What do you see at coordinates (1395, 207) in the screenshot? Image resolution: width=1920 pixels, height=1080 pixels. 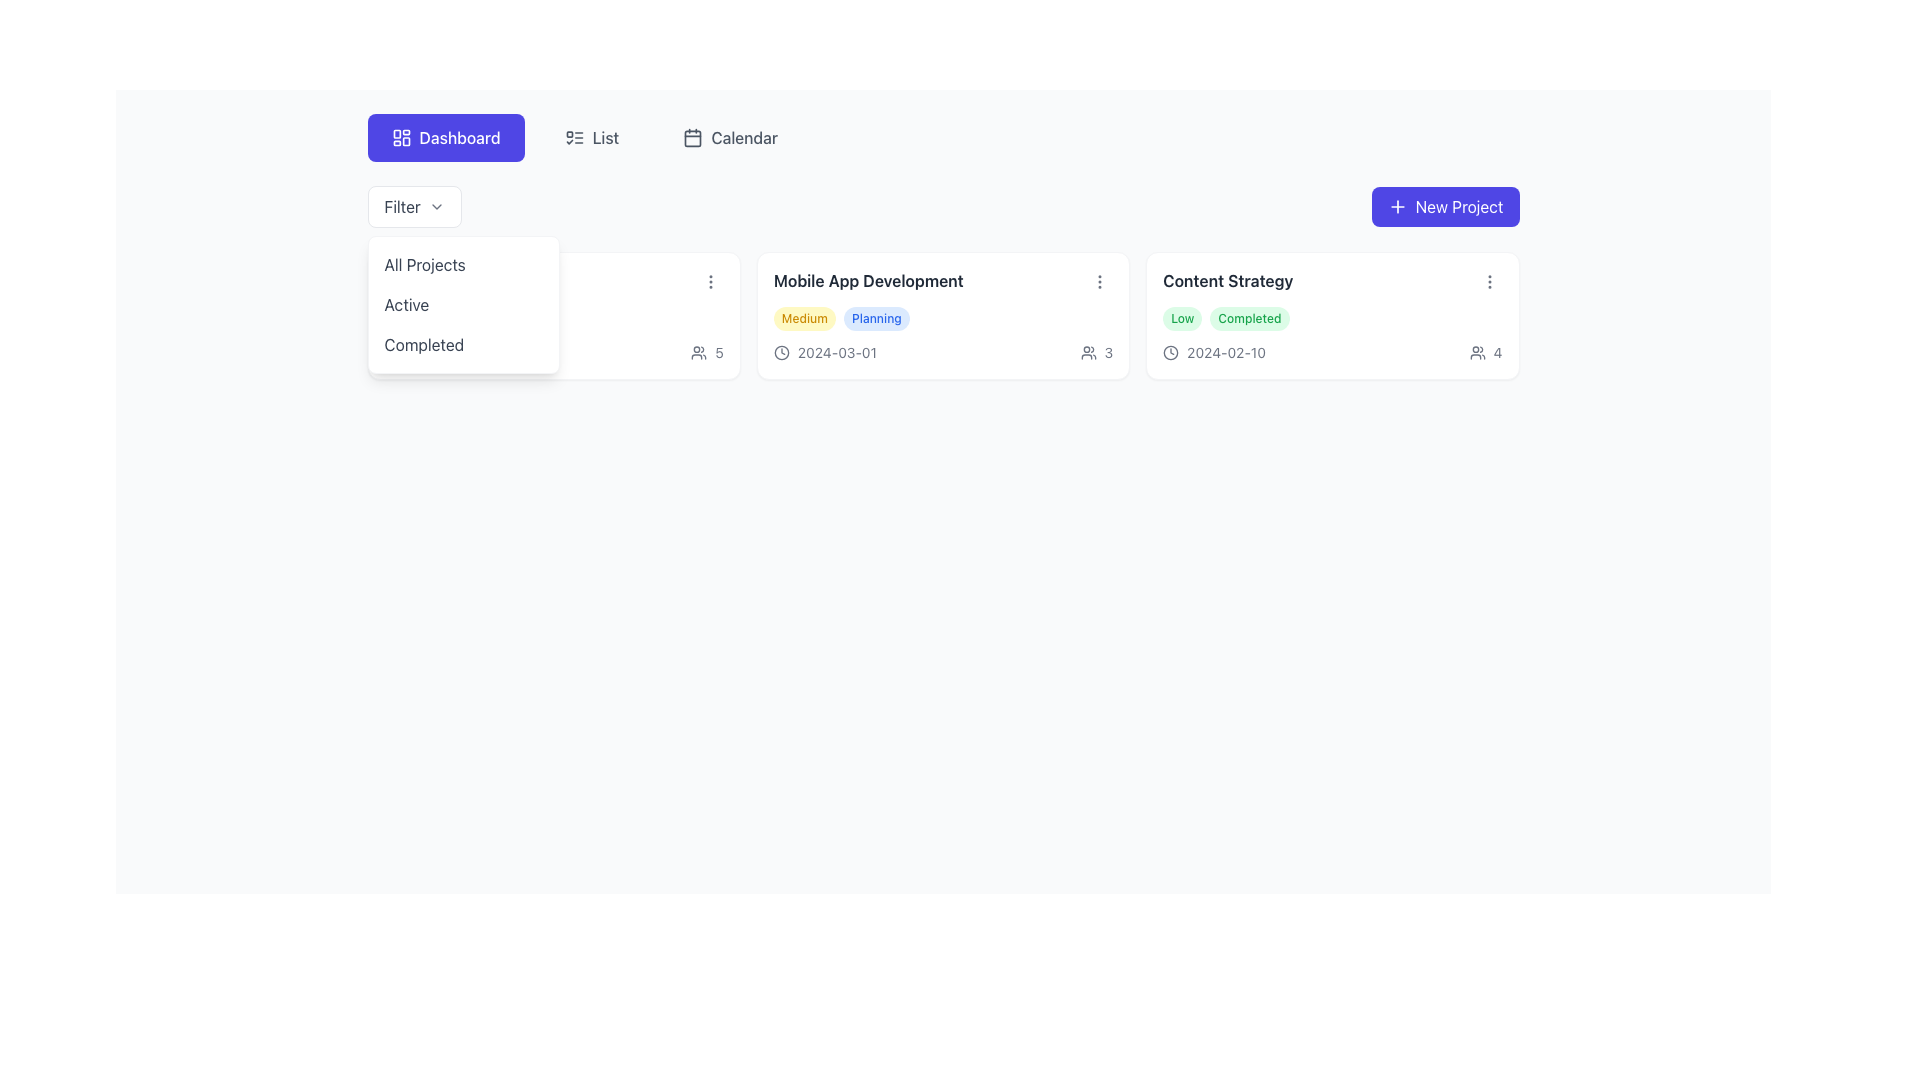 I see `the 'New Project' button icon located at the top-right corner of the interface, which has an indigo background and is associated with creating a new project` at bounding box center [1395, 207].